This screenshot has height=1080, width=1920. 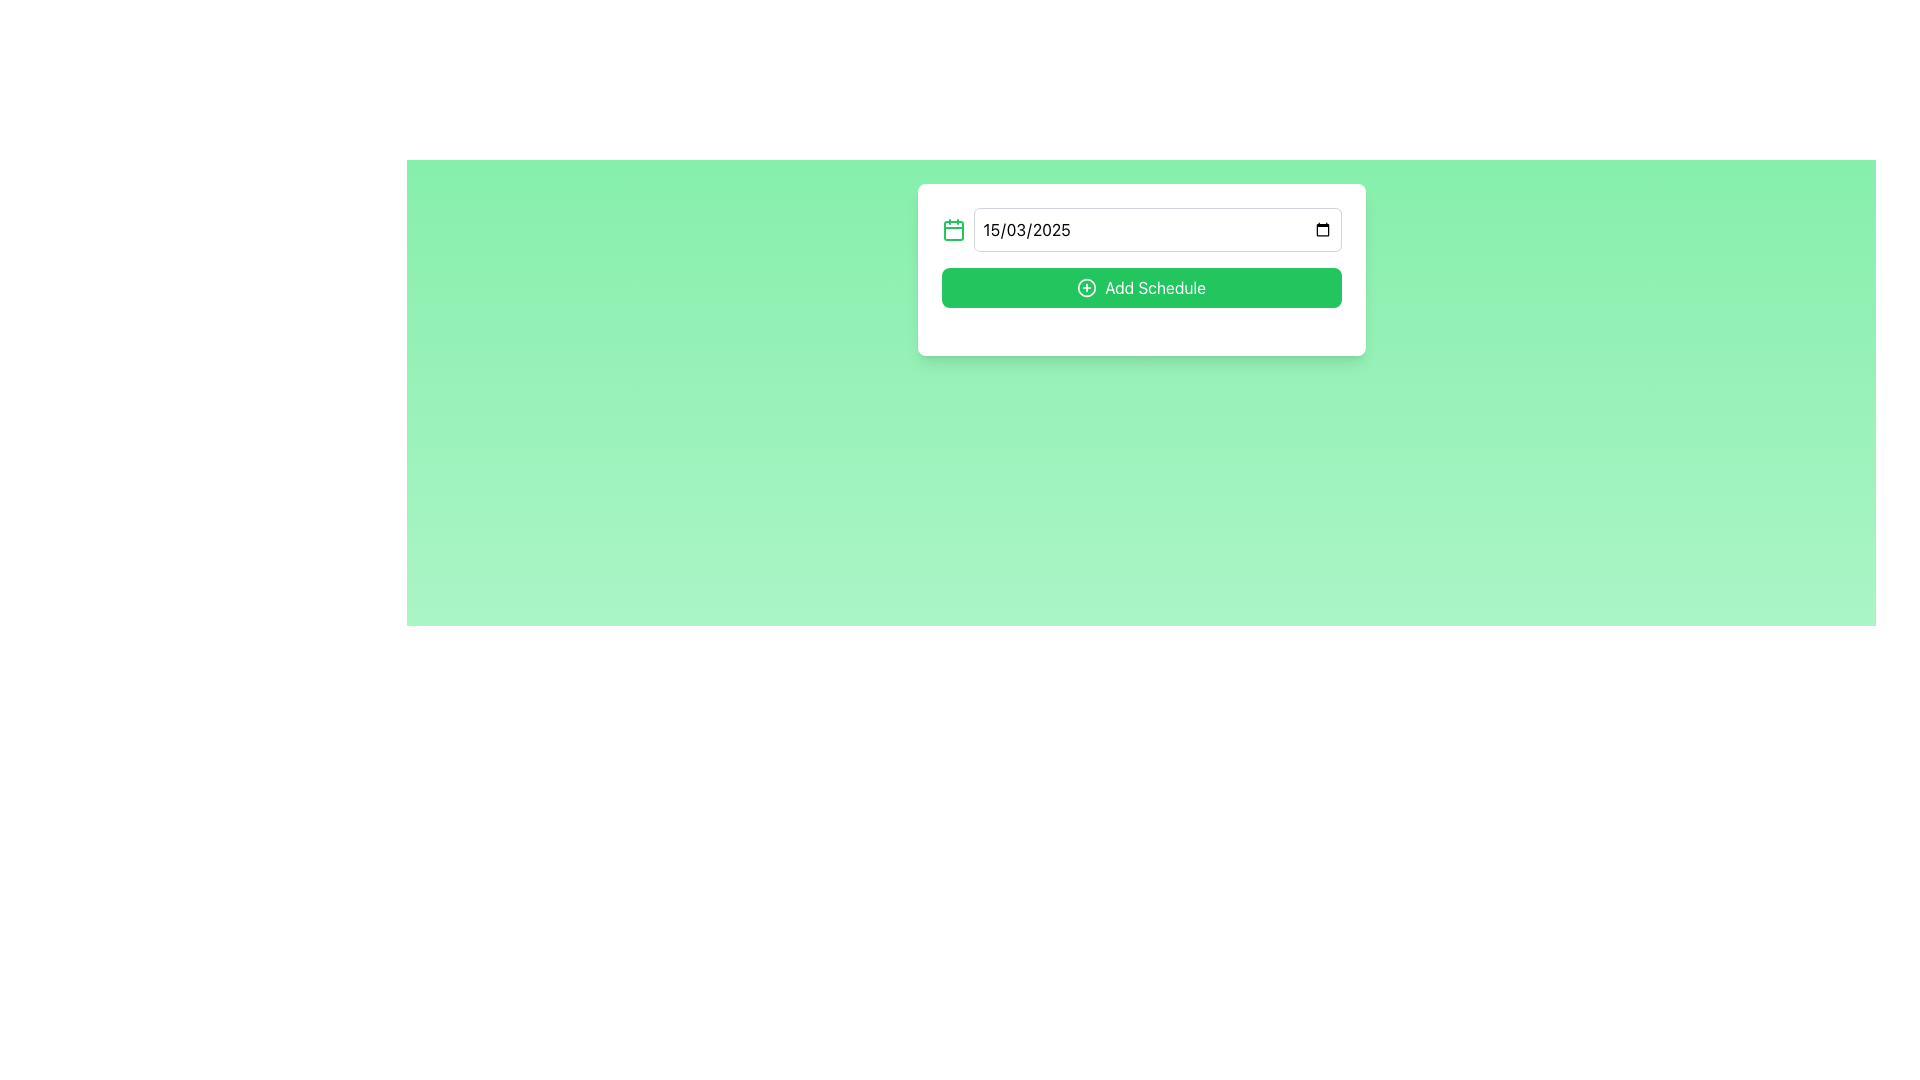 I want to click on the graphical component of the calendar icon located on the left side of the white input box near the upper left corner of the green and white interface, so click(x=952, y=230).